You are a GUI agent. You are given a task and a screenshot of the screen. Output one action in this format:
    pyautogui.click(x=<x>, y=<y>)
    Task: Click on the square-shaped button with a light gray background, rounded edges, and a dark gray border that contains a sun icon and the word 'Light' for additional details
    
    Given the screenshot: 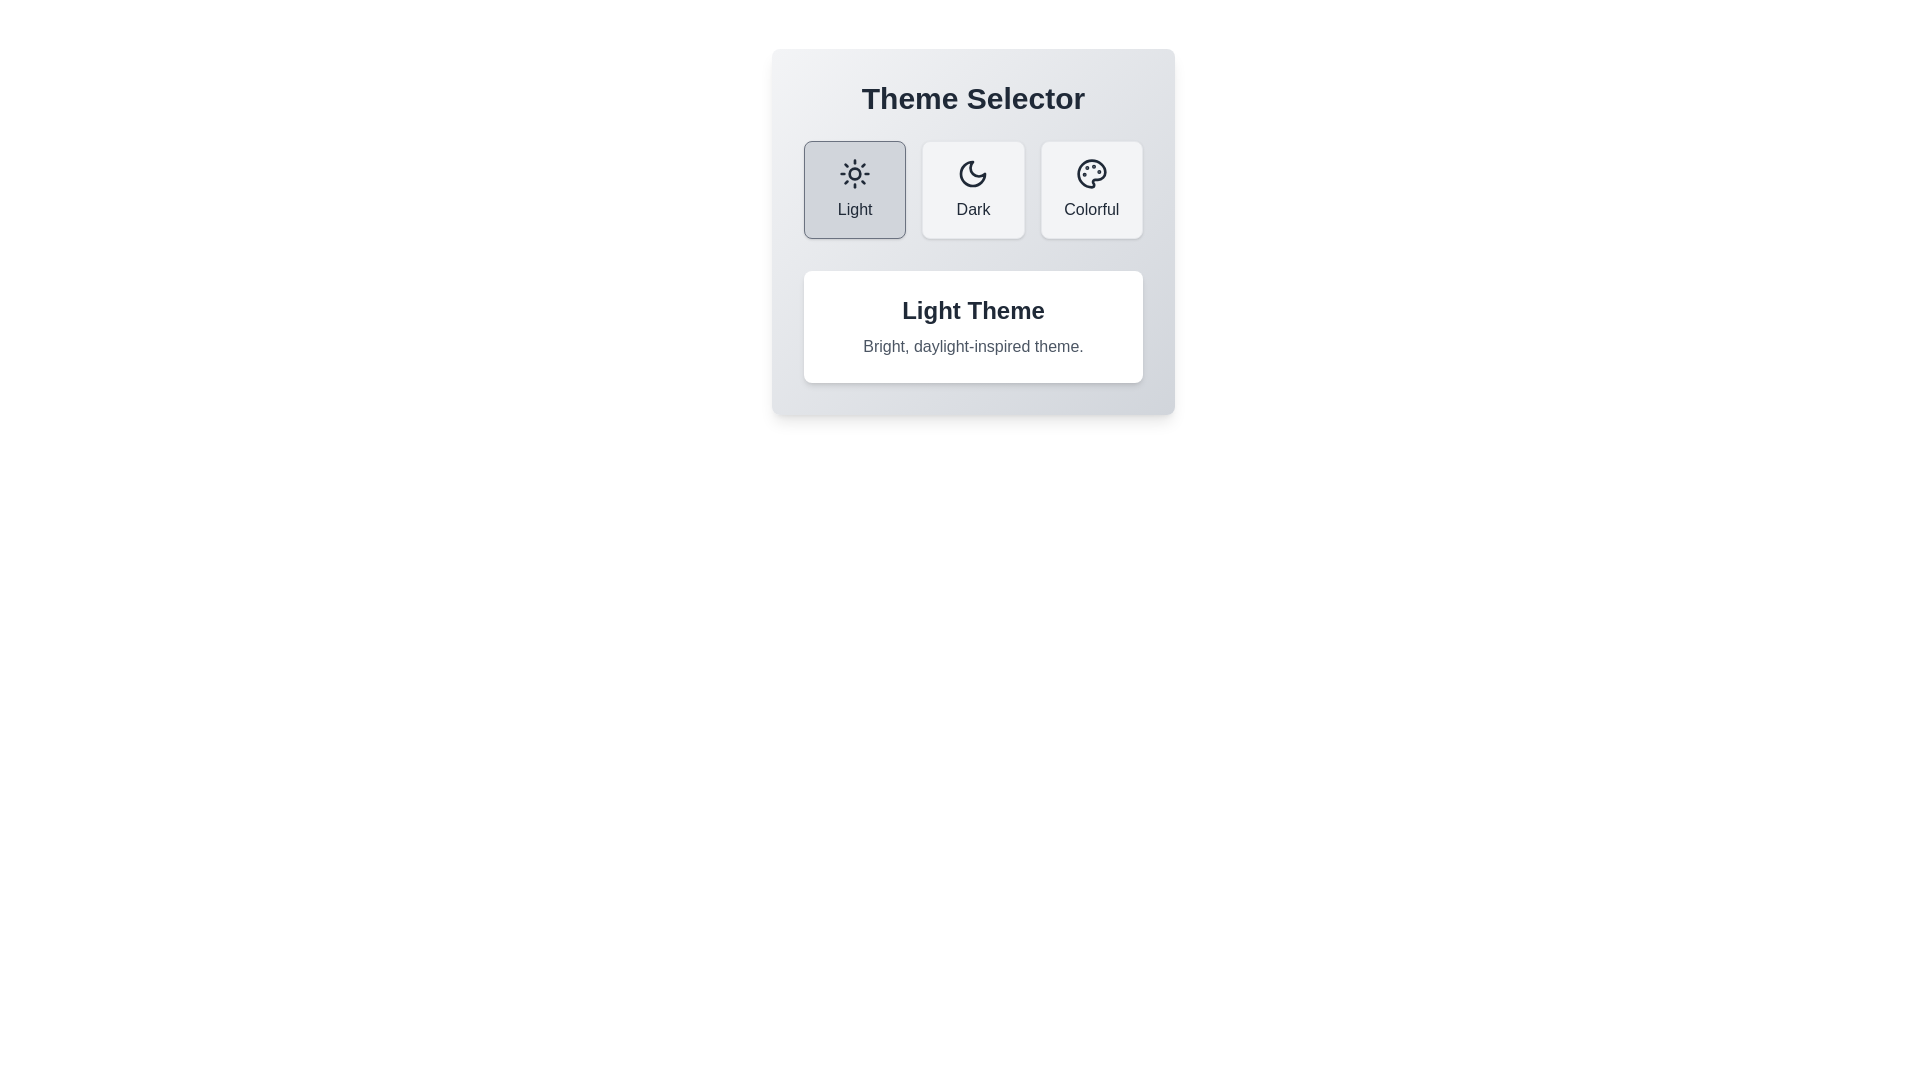 What is the action you would take?
    pyautogui.click(x=855, y=189)
    